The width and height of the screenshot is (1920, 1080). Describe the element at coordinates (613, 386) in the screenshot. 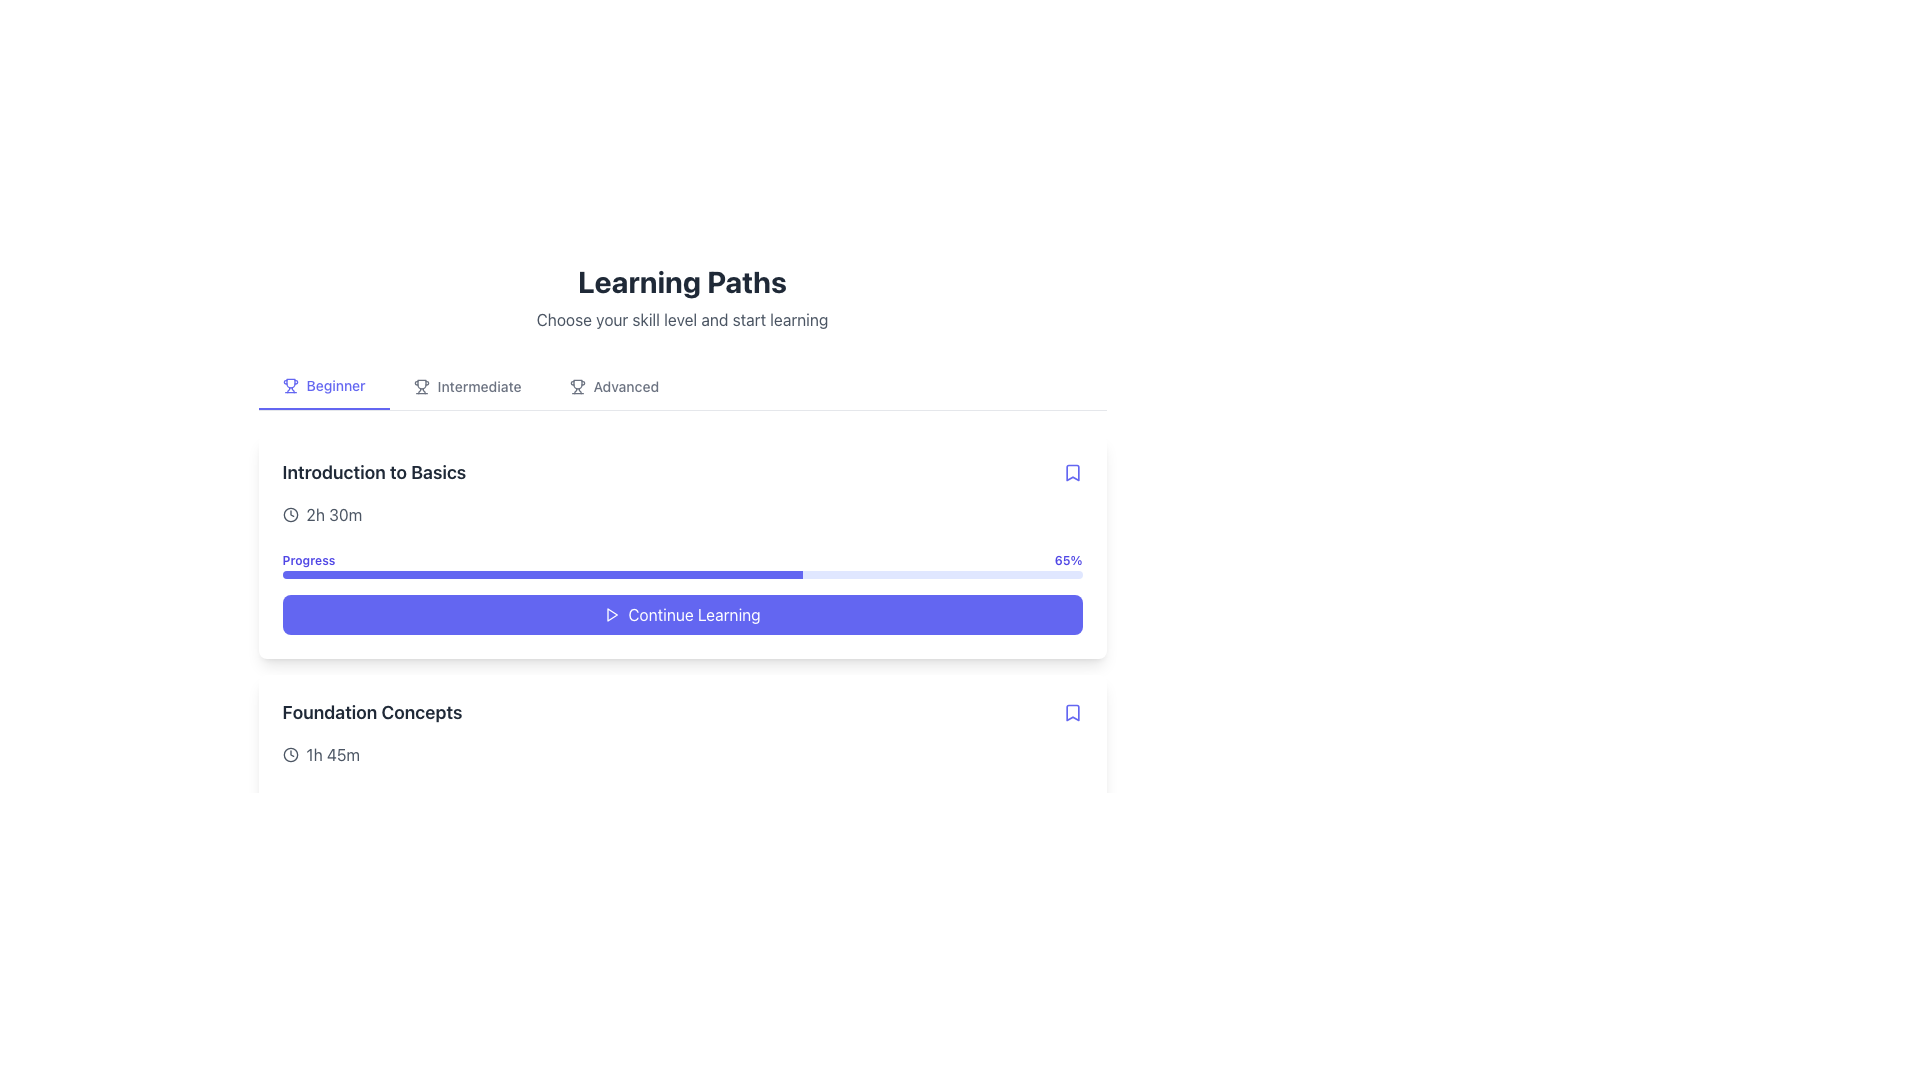

I see `the 'Advanced' button, which features a trophy icon and adjacent gray text` at that location.